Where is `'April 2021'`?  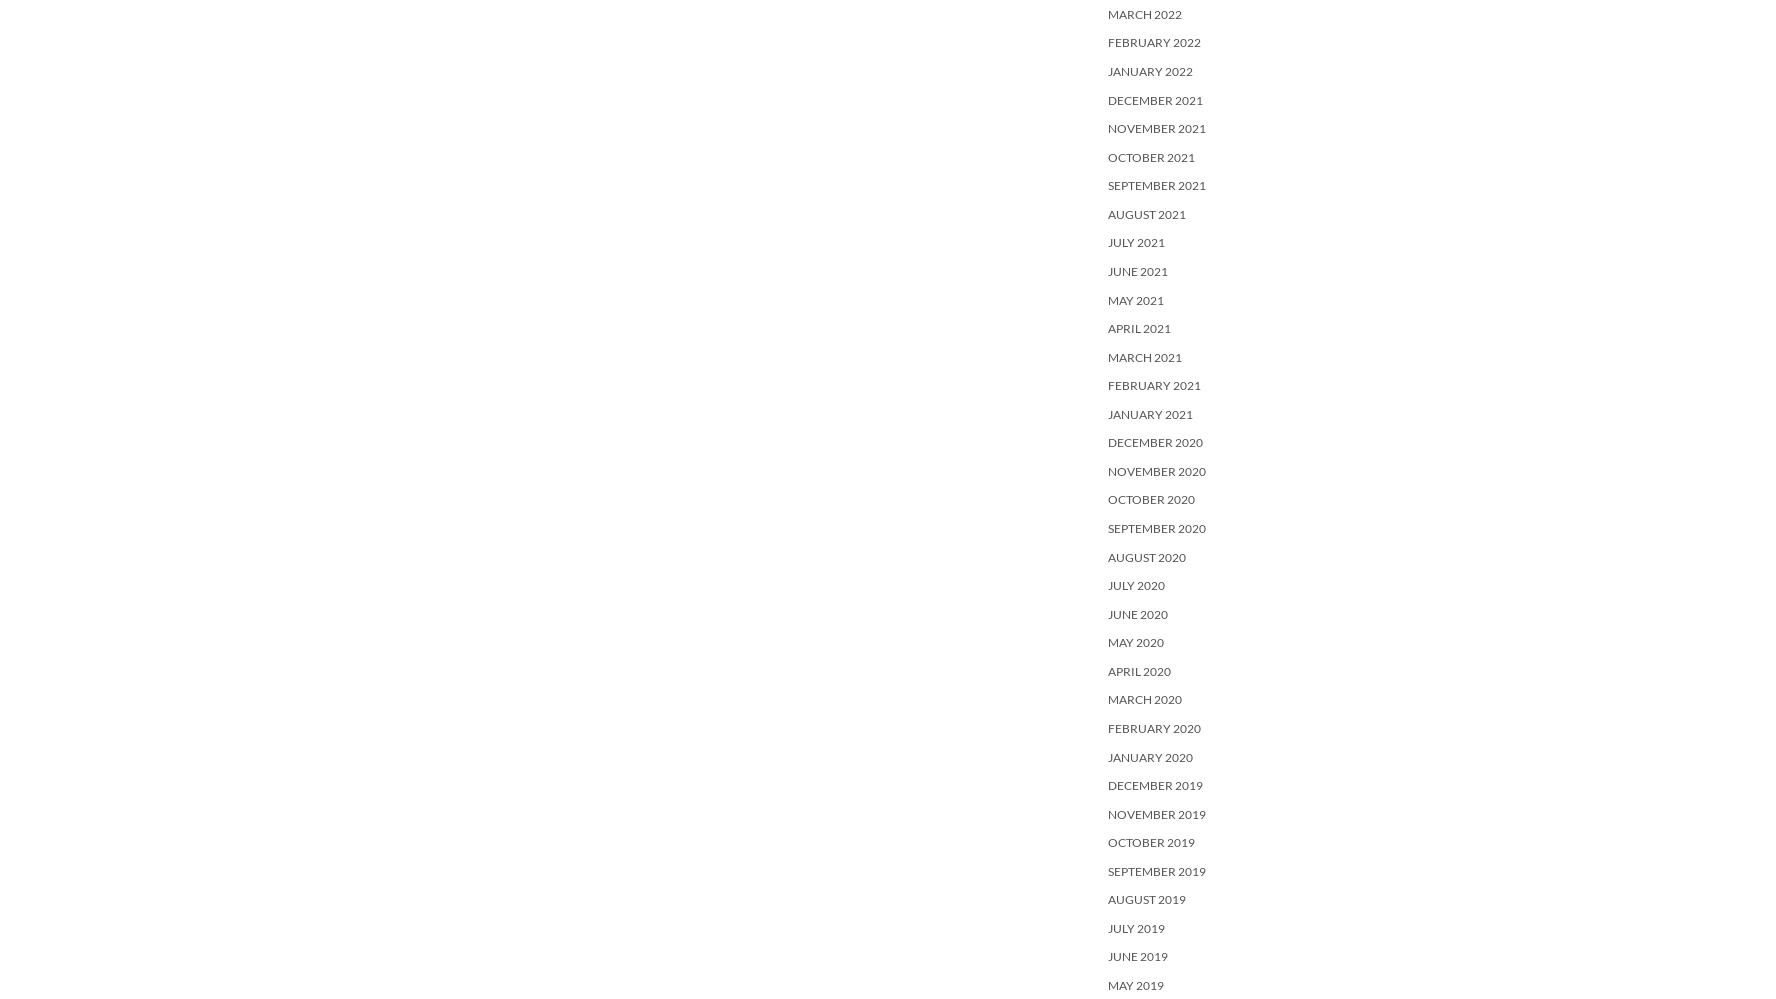 'April 2021' is located at coordinates (1139, 327).